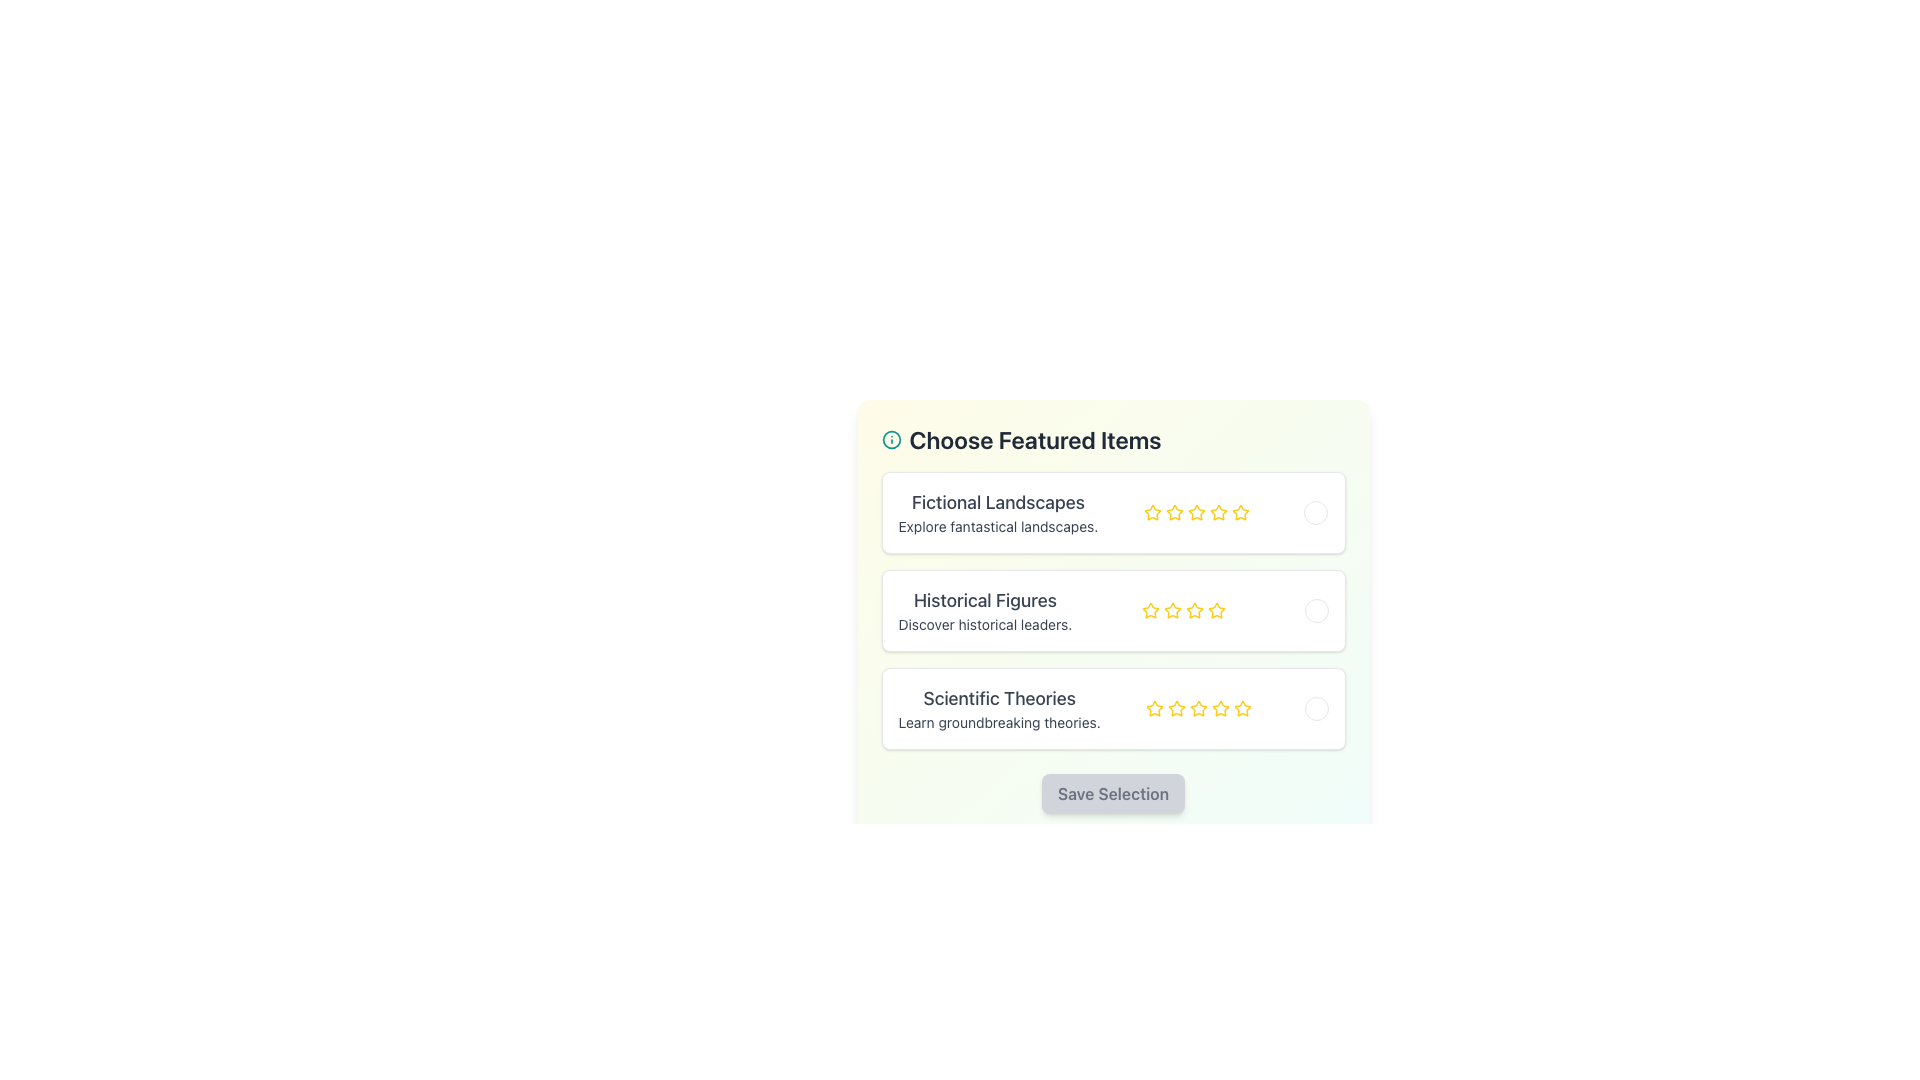 The image size is (1920, 1080). I want to click on the fifth rating star in the 'Historical Figures' section, so click(1216, 609).